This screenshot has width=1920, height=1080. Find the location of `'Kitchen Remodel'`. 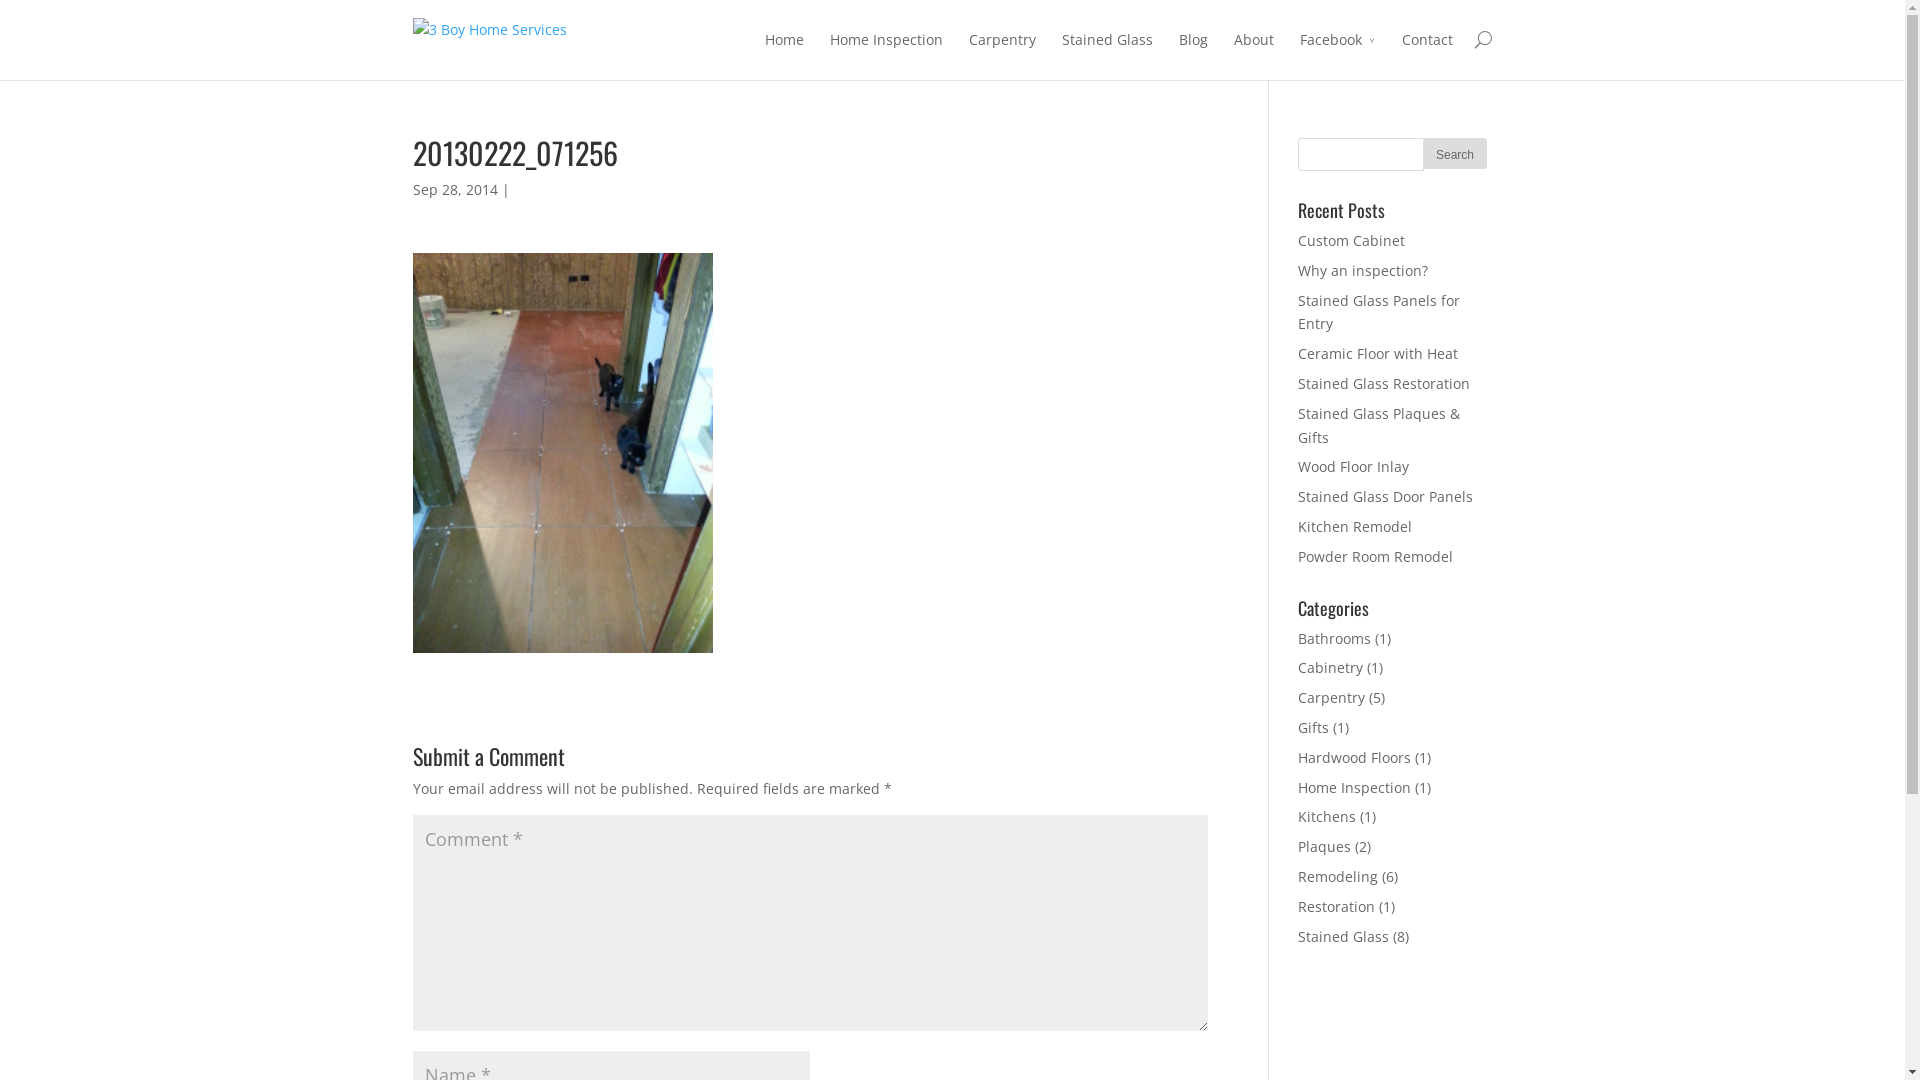

'Kitchen Remodel' is located at coordinates (1354, 525).